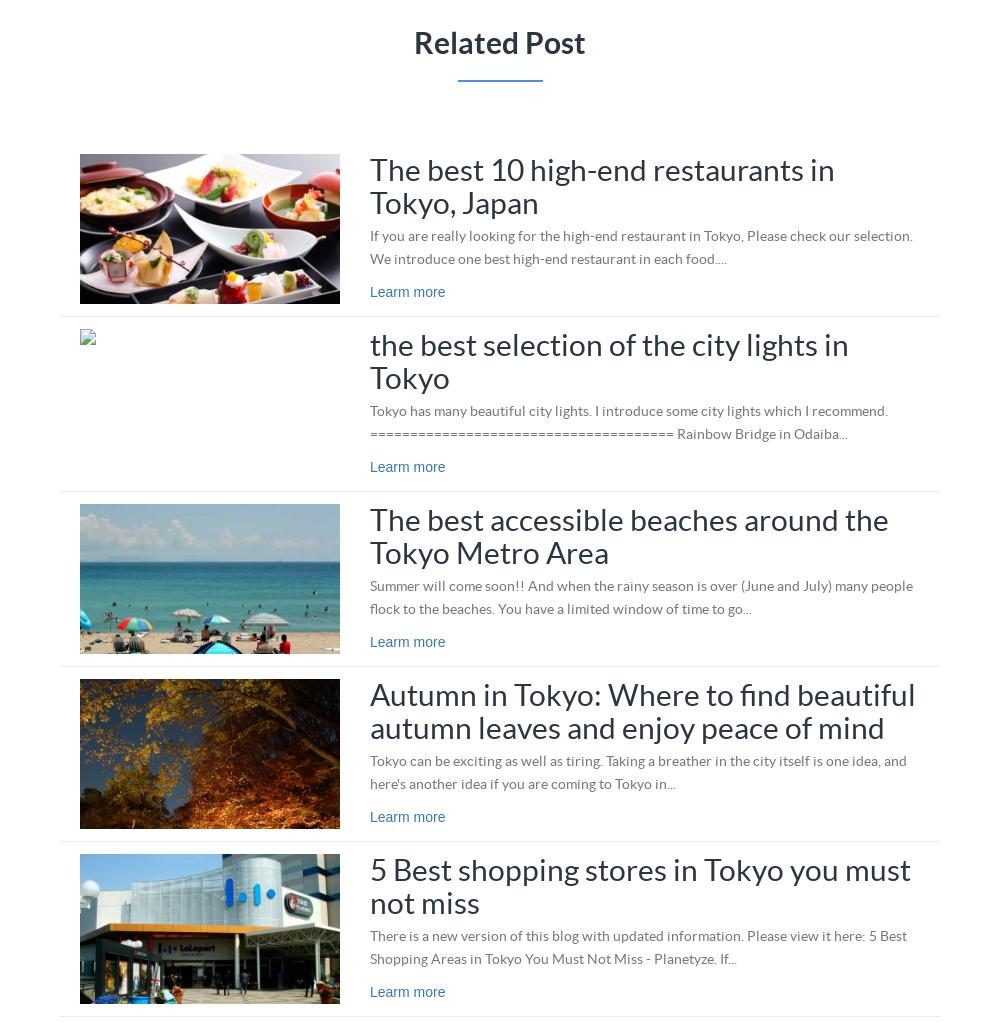  What do you see at coordinates (368, 885) in the screenshot?
I see `'5 Best shopping stores in Tokyo you must not miss'` at bounding box center [368, 885].